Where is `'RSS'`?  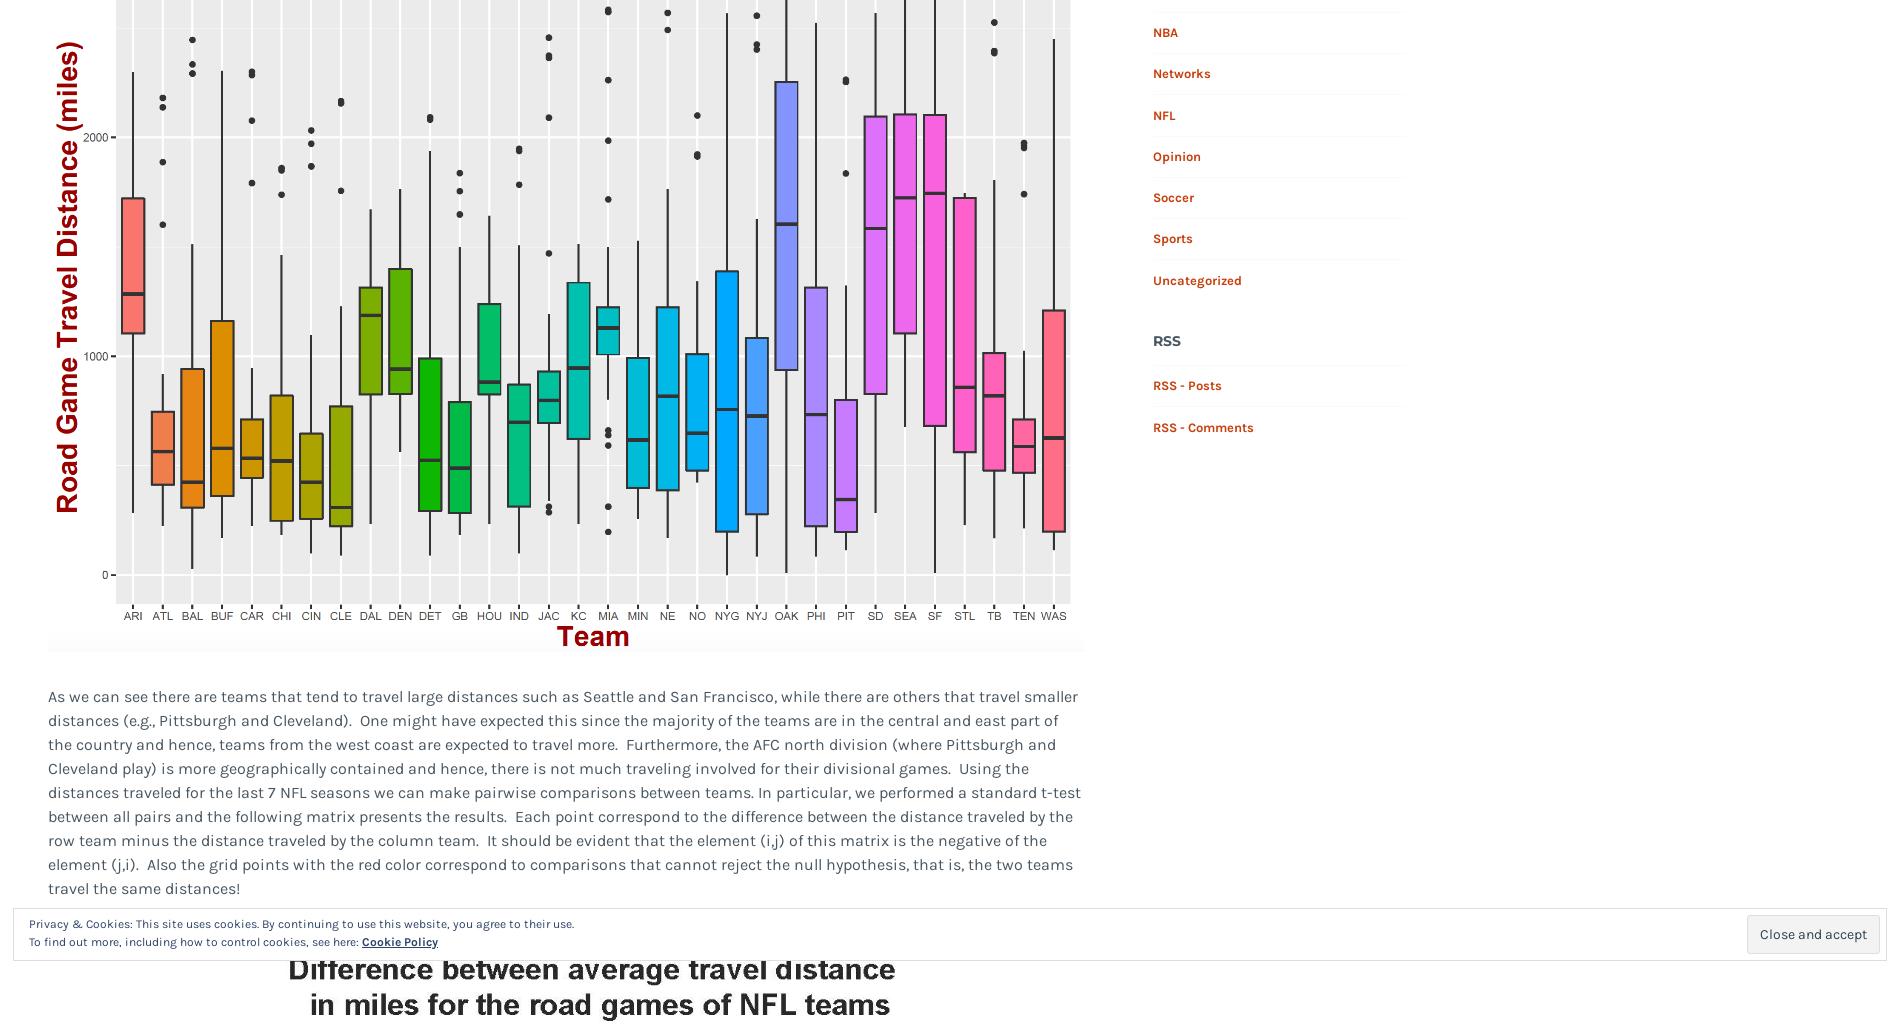 'RSS' is located at coordinates (1166, 340).